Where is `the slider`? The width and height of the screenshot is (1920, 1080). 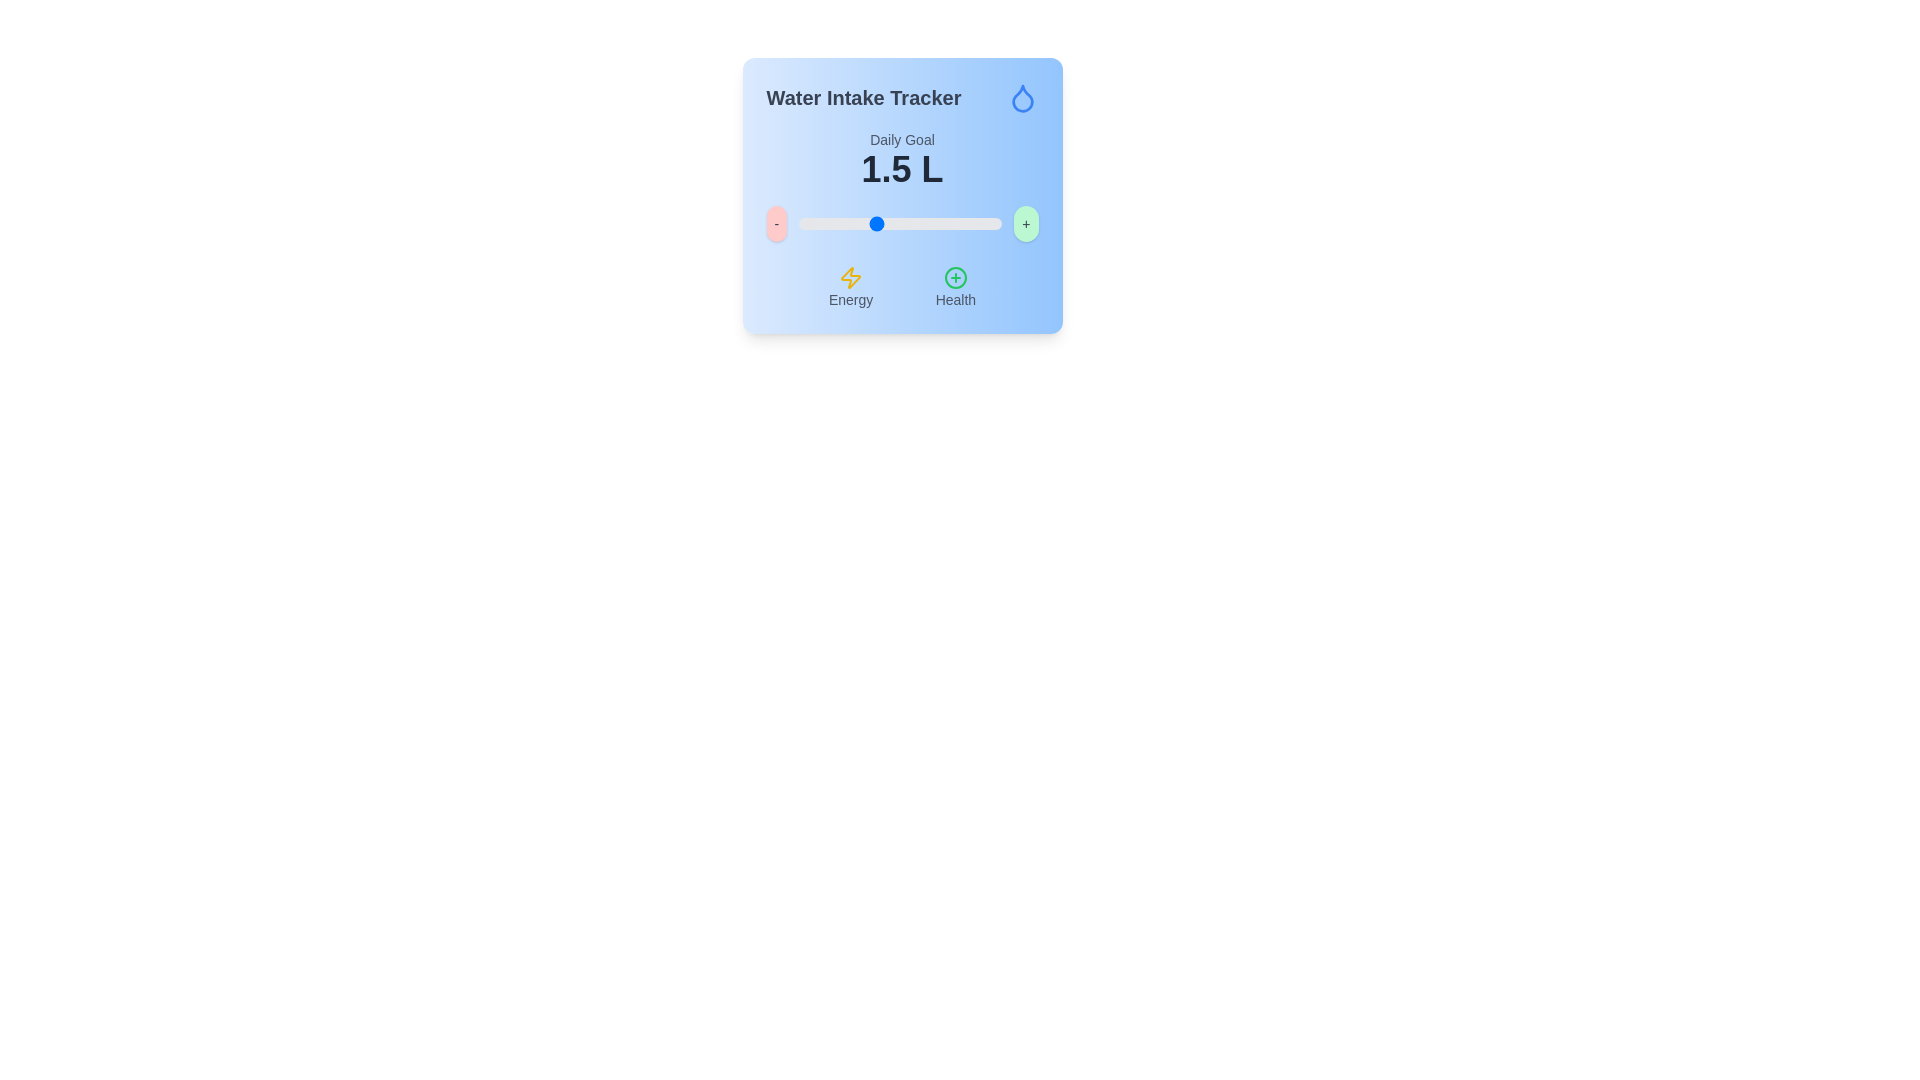 the slider is located at coordinates (849, 223).